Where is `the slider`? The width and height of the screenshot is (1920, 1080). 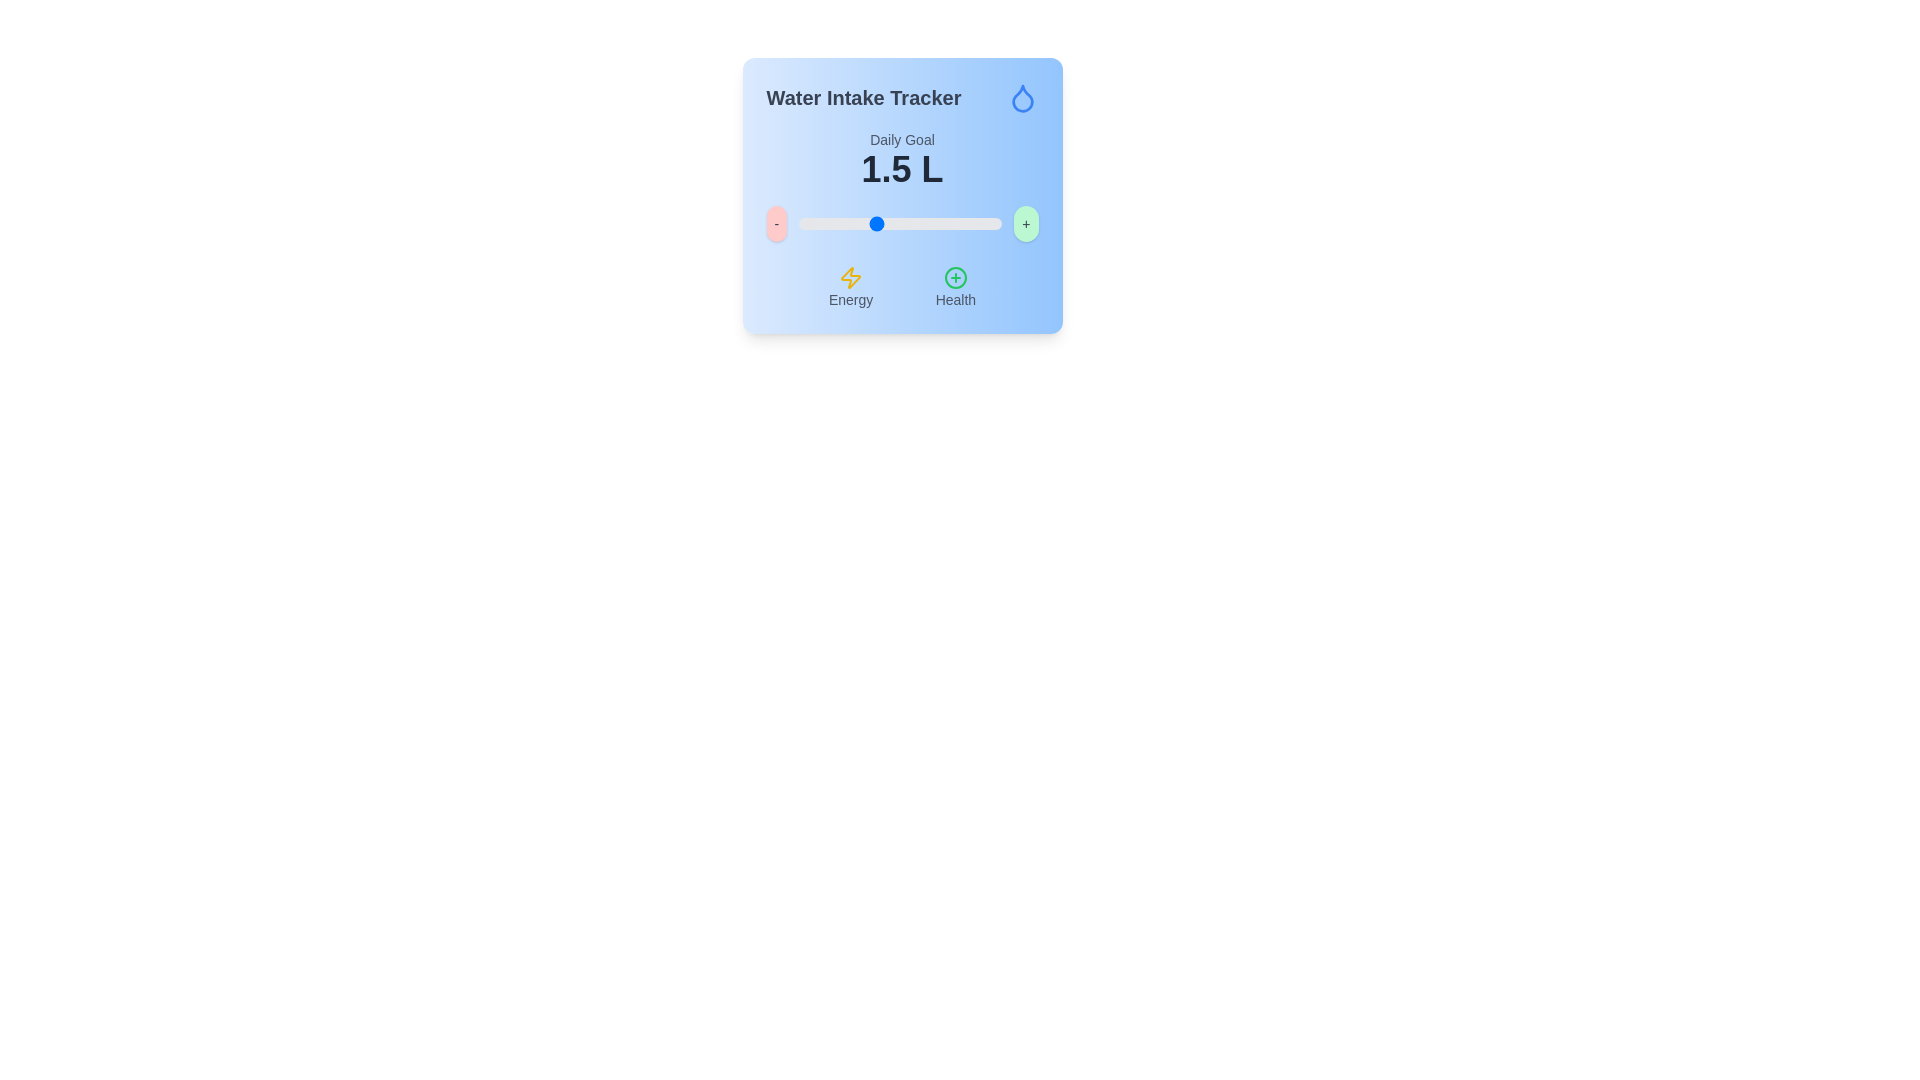 the slider is located at coordinates (849, 223).